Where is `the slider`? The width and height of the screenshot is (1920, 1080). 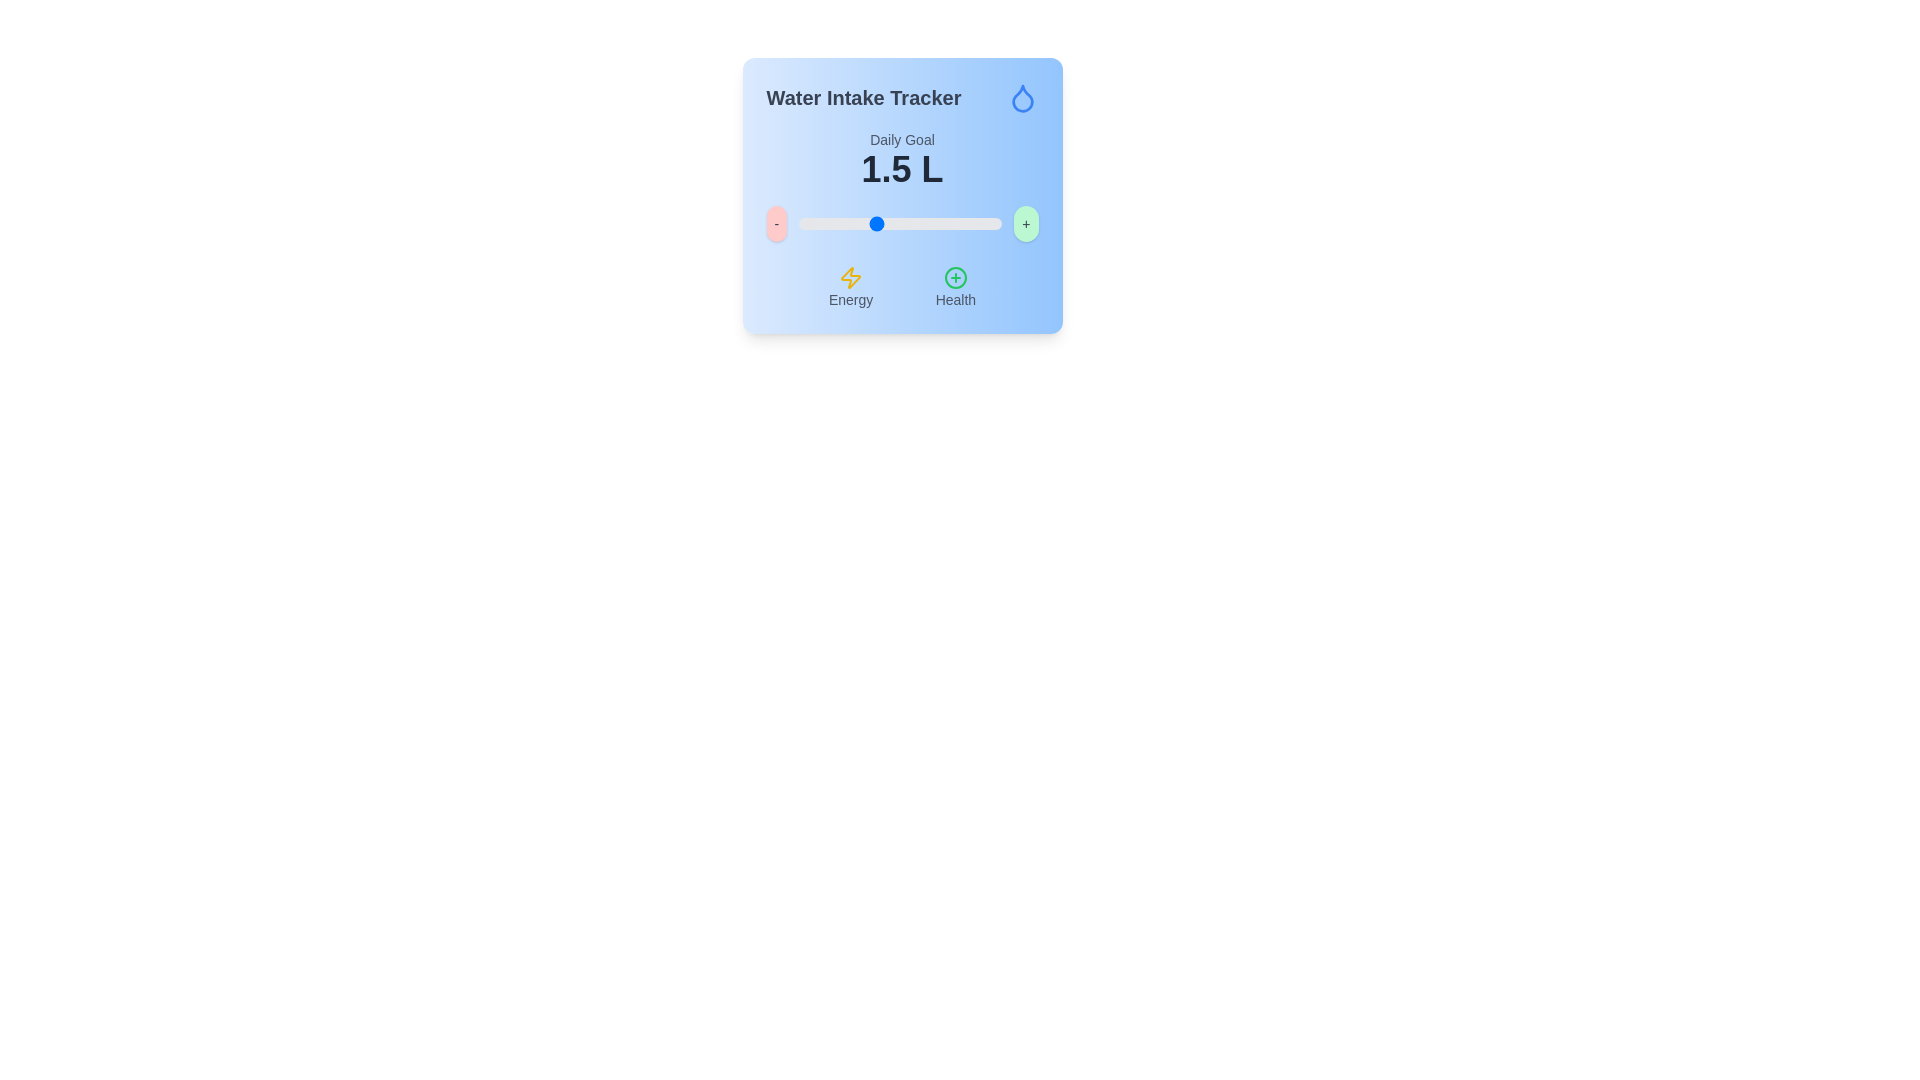 the slider is located at coordinates (849, 223).